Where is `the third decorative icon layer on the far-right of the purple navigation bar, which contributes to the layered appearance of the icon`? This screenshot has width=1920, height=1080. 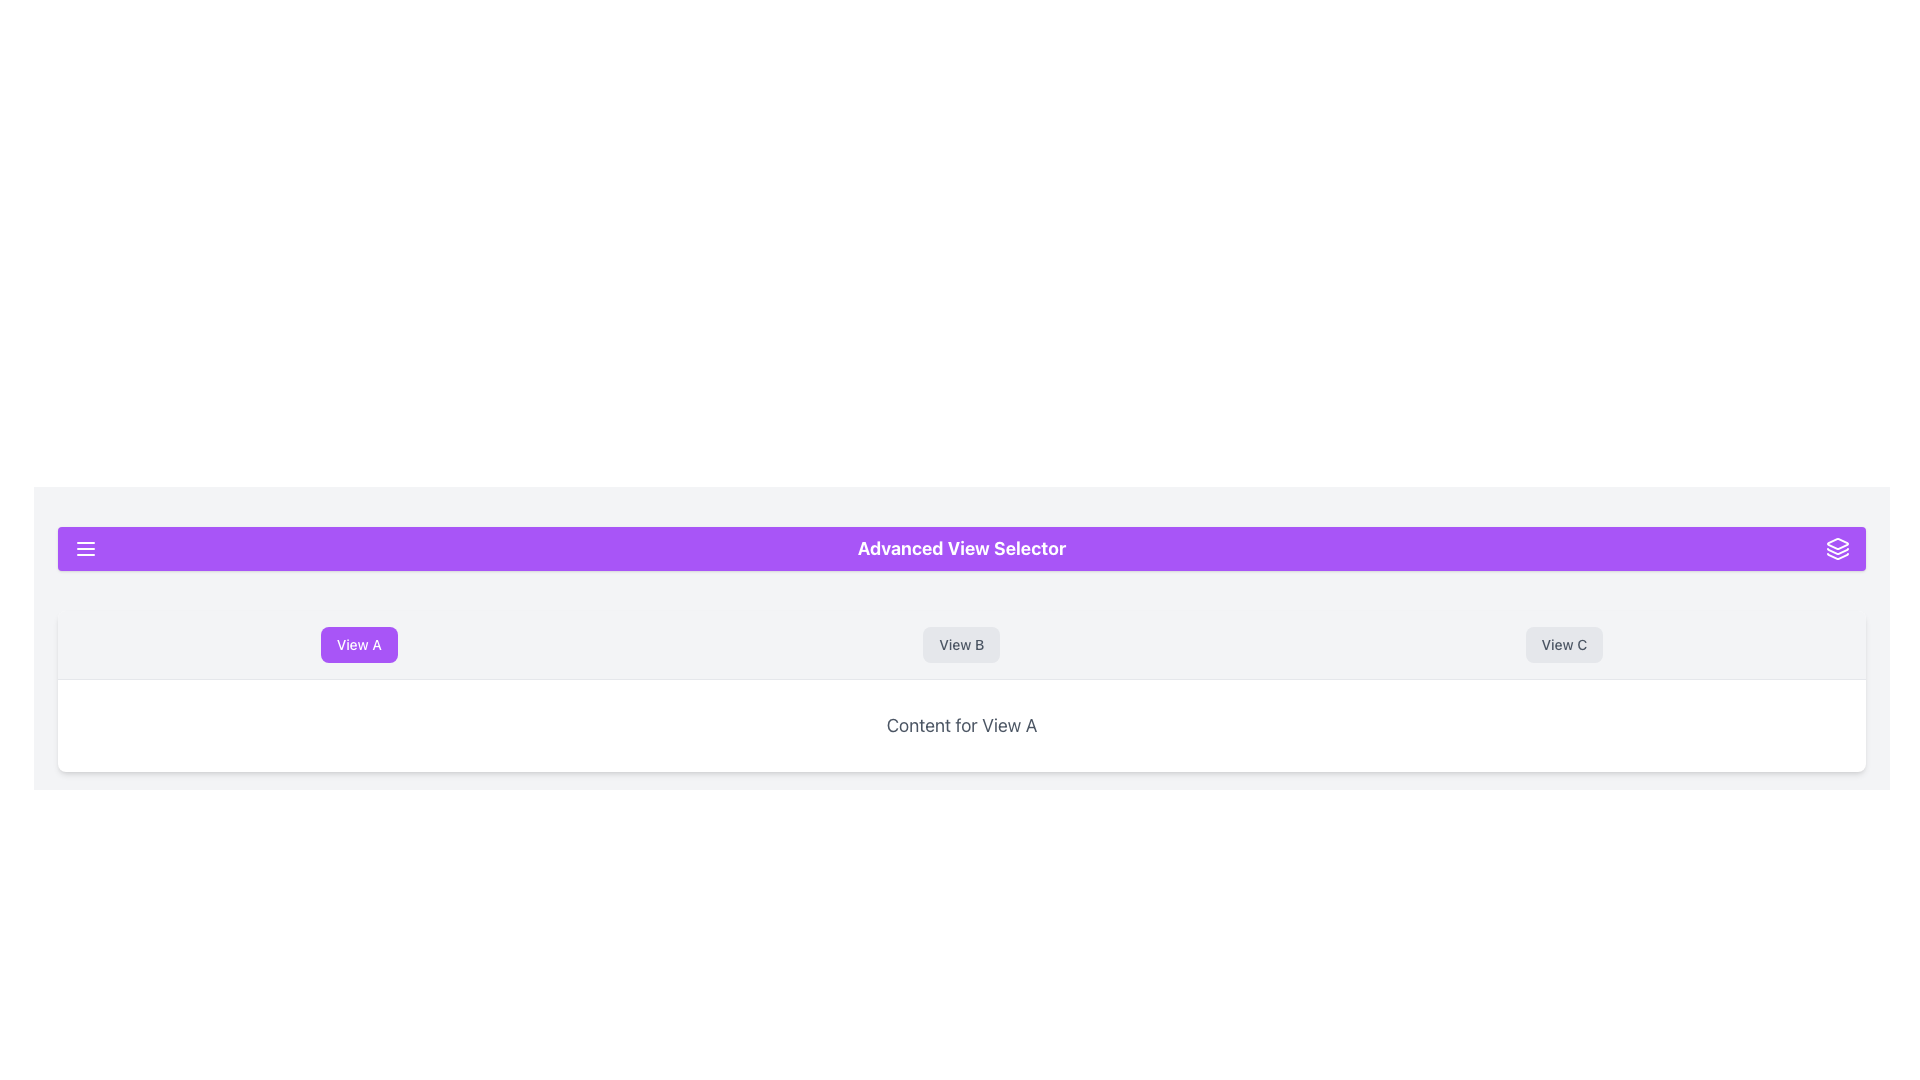 the third decorative icon layer on the far-right of the purple navigation bar, which contributes to the layered appearance of the icon is located at coordinates (1838, 556).